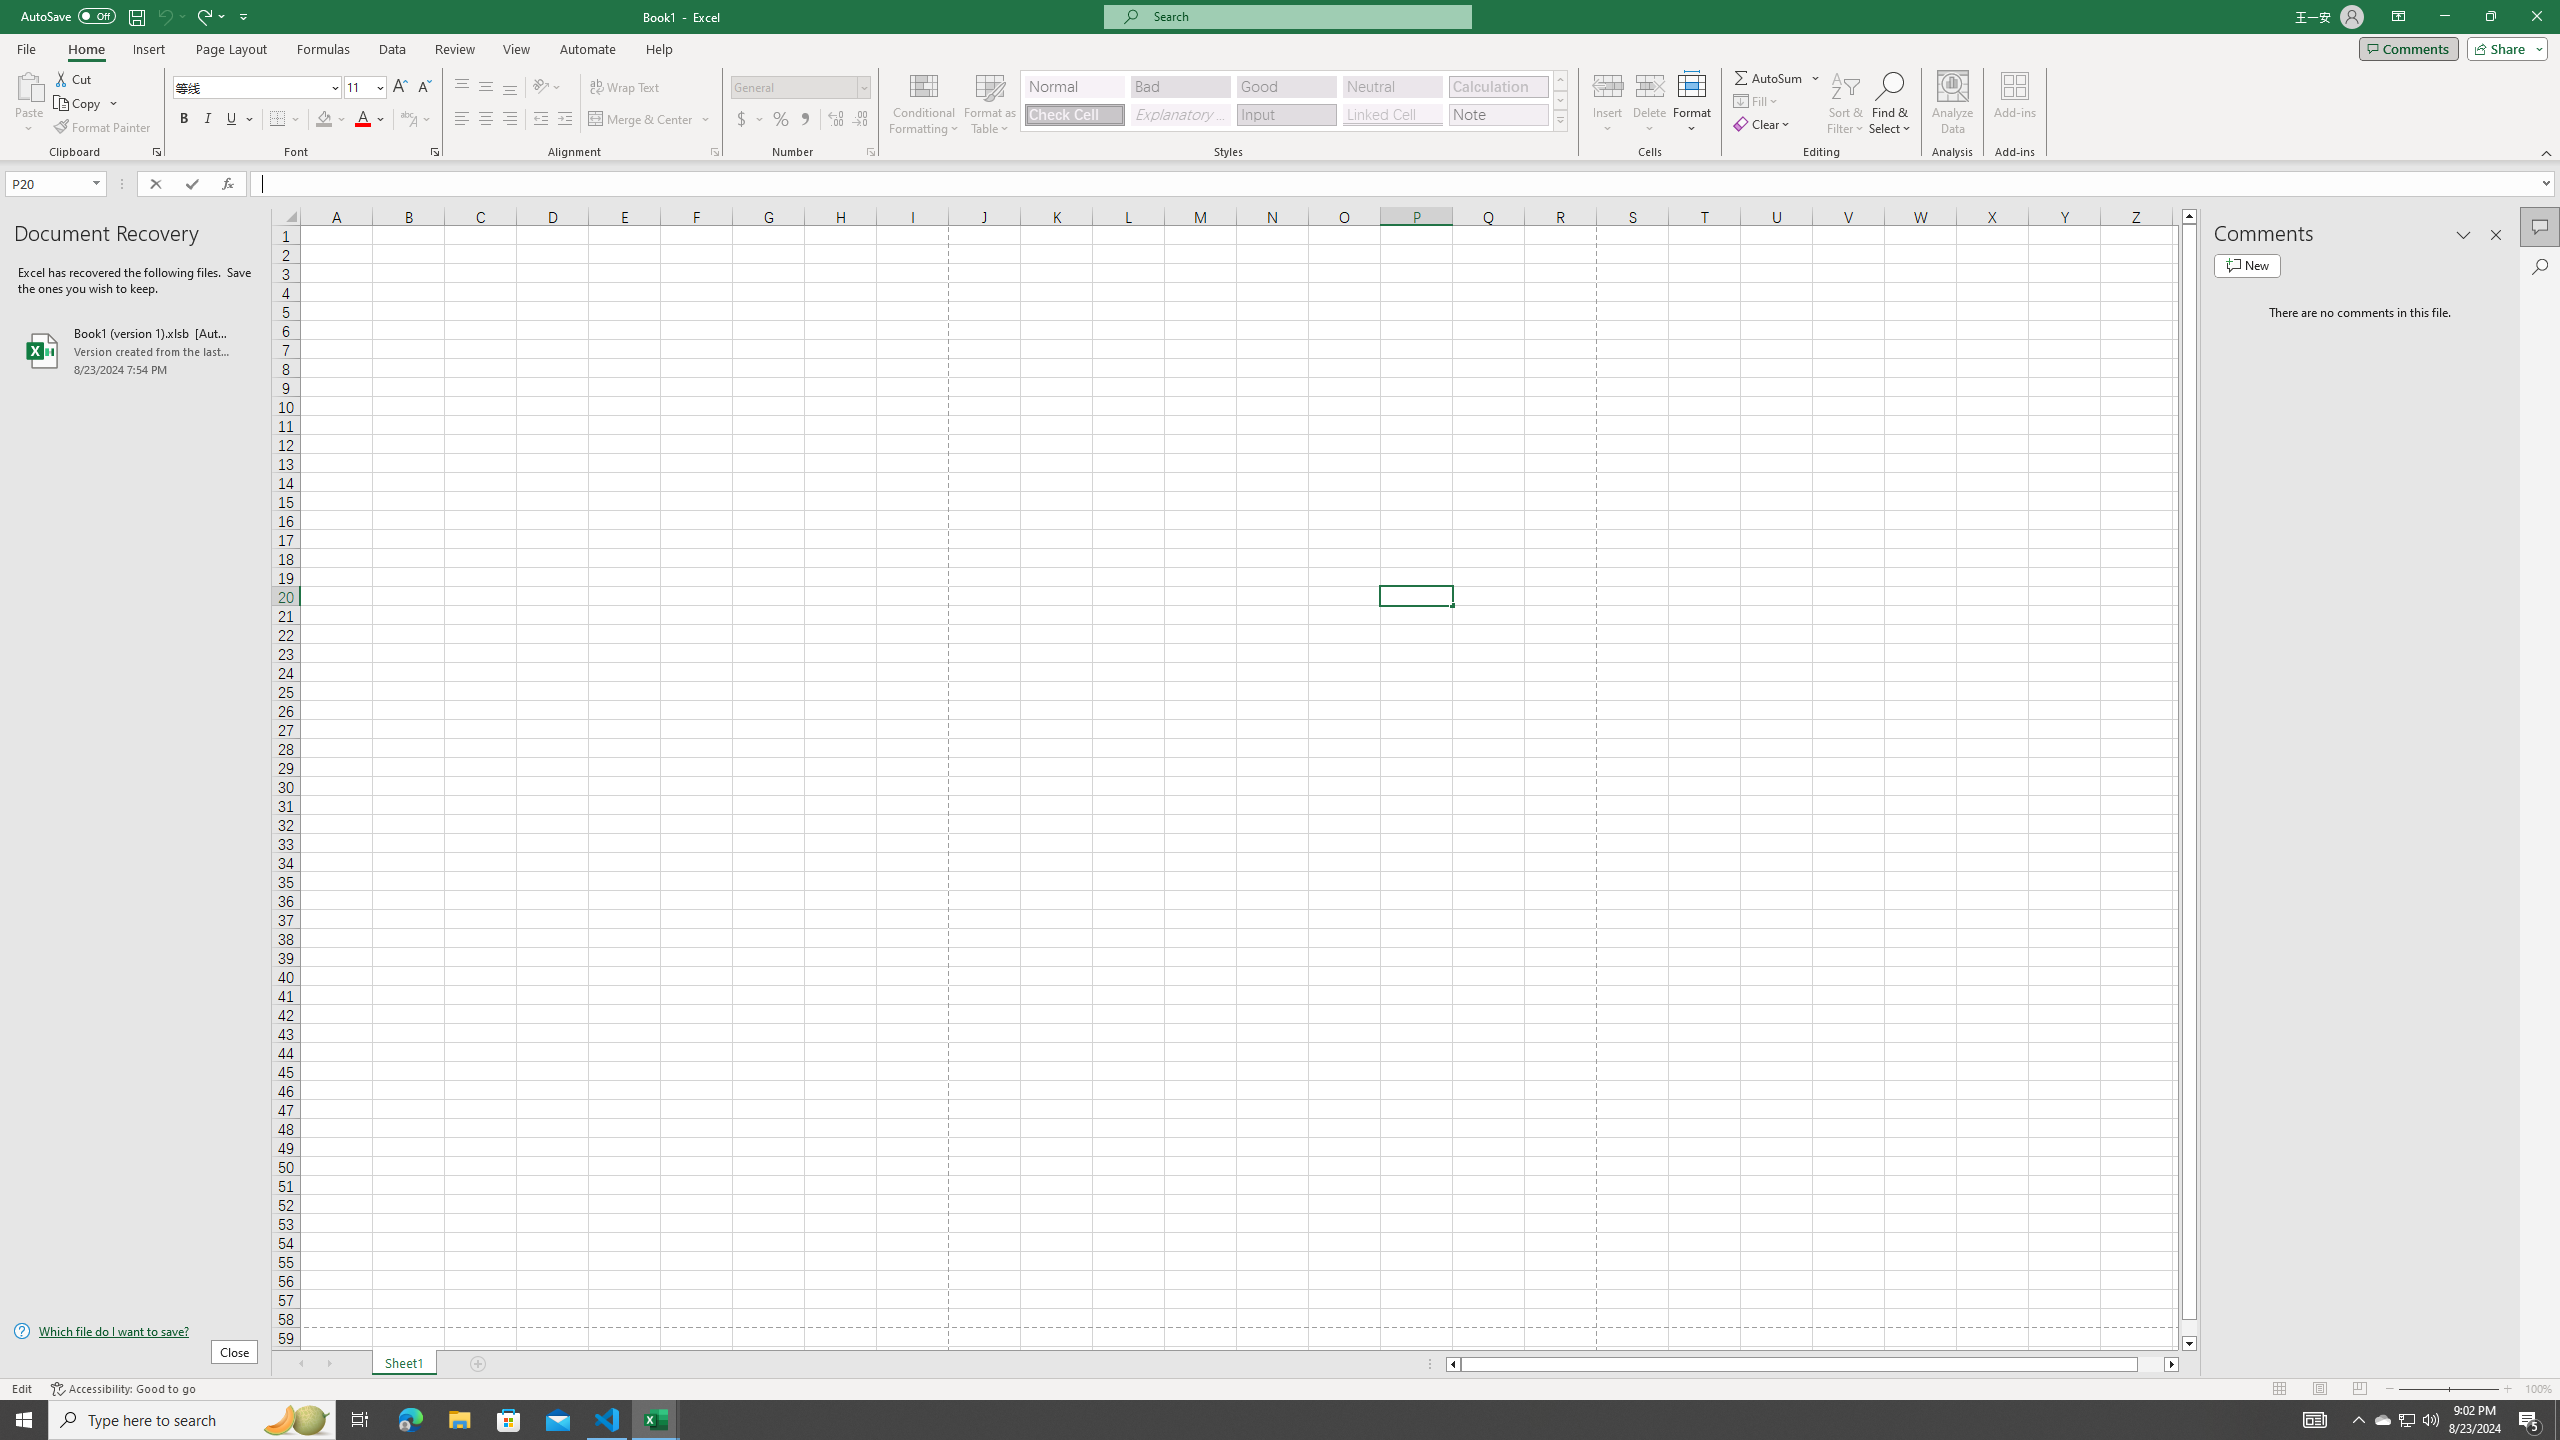 This screenshot has width=2560, height=1440. Describe the element at coordinates (155, 150) in the screenshot. I see `'Office Clipboard...'` at that location.